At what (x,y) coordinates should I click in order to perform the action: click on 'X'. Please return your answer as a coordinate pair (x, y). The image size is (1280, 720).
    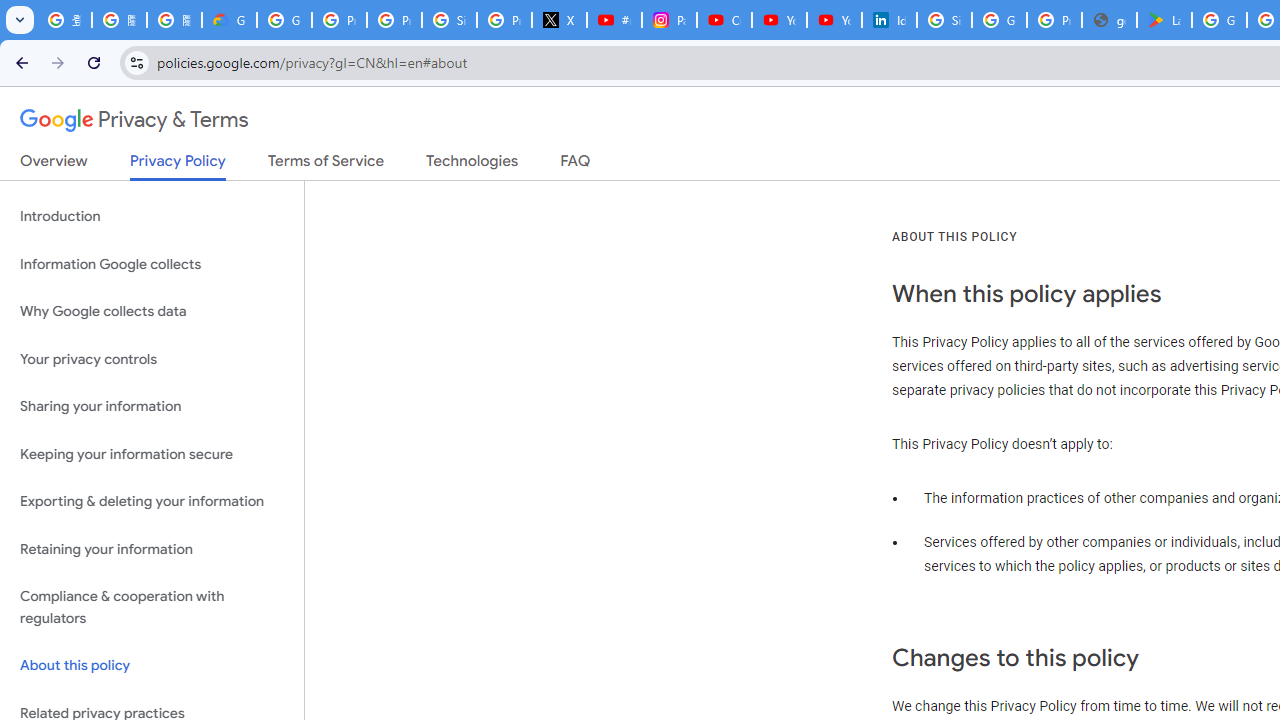
    Looking at the image, I should click on (560, 20).